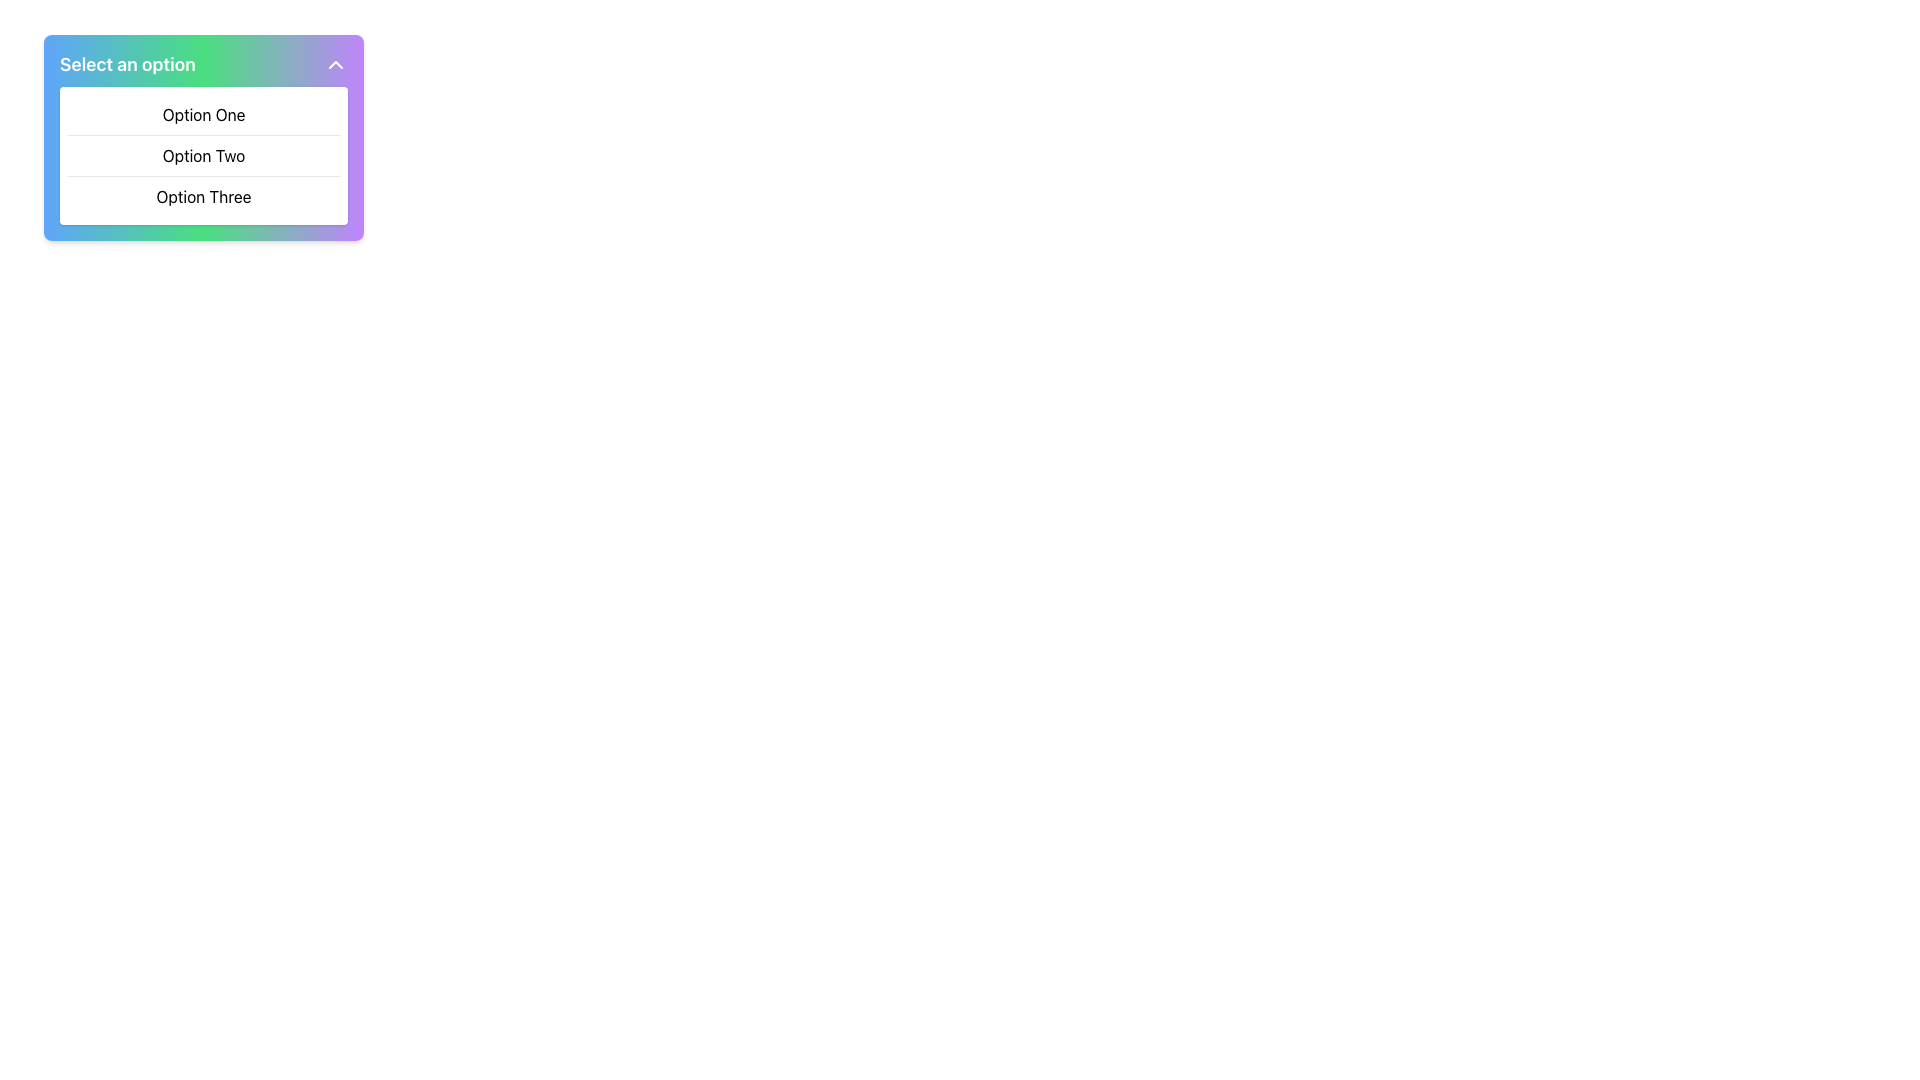 The width and height of the screenshot is (1920, 1080). What do you see at coordinates (203, 196) in the screenshot?
I see `the third option in the dropdown menu, labeled 'Option Three'` at bounding box center [203, 196].